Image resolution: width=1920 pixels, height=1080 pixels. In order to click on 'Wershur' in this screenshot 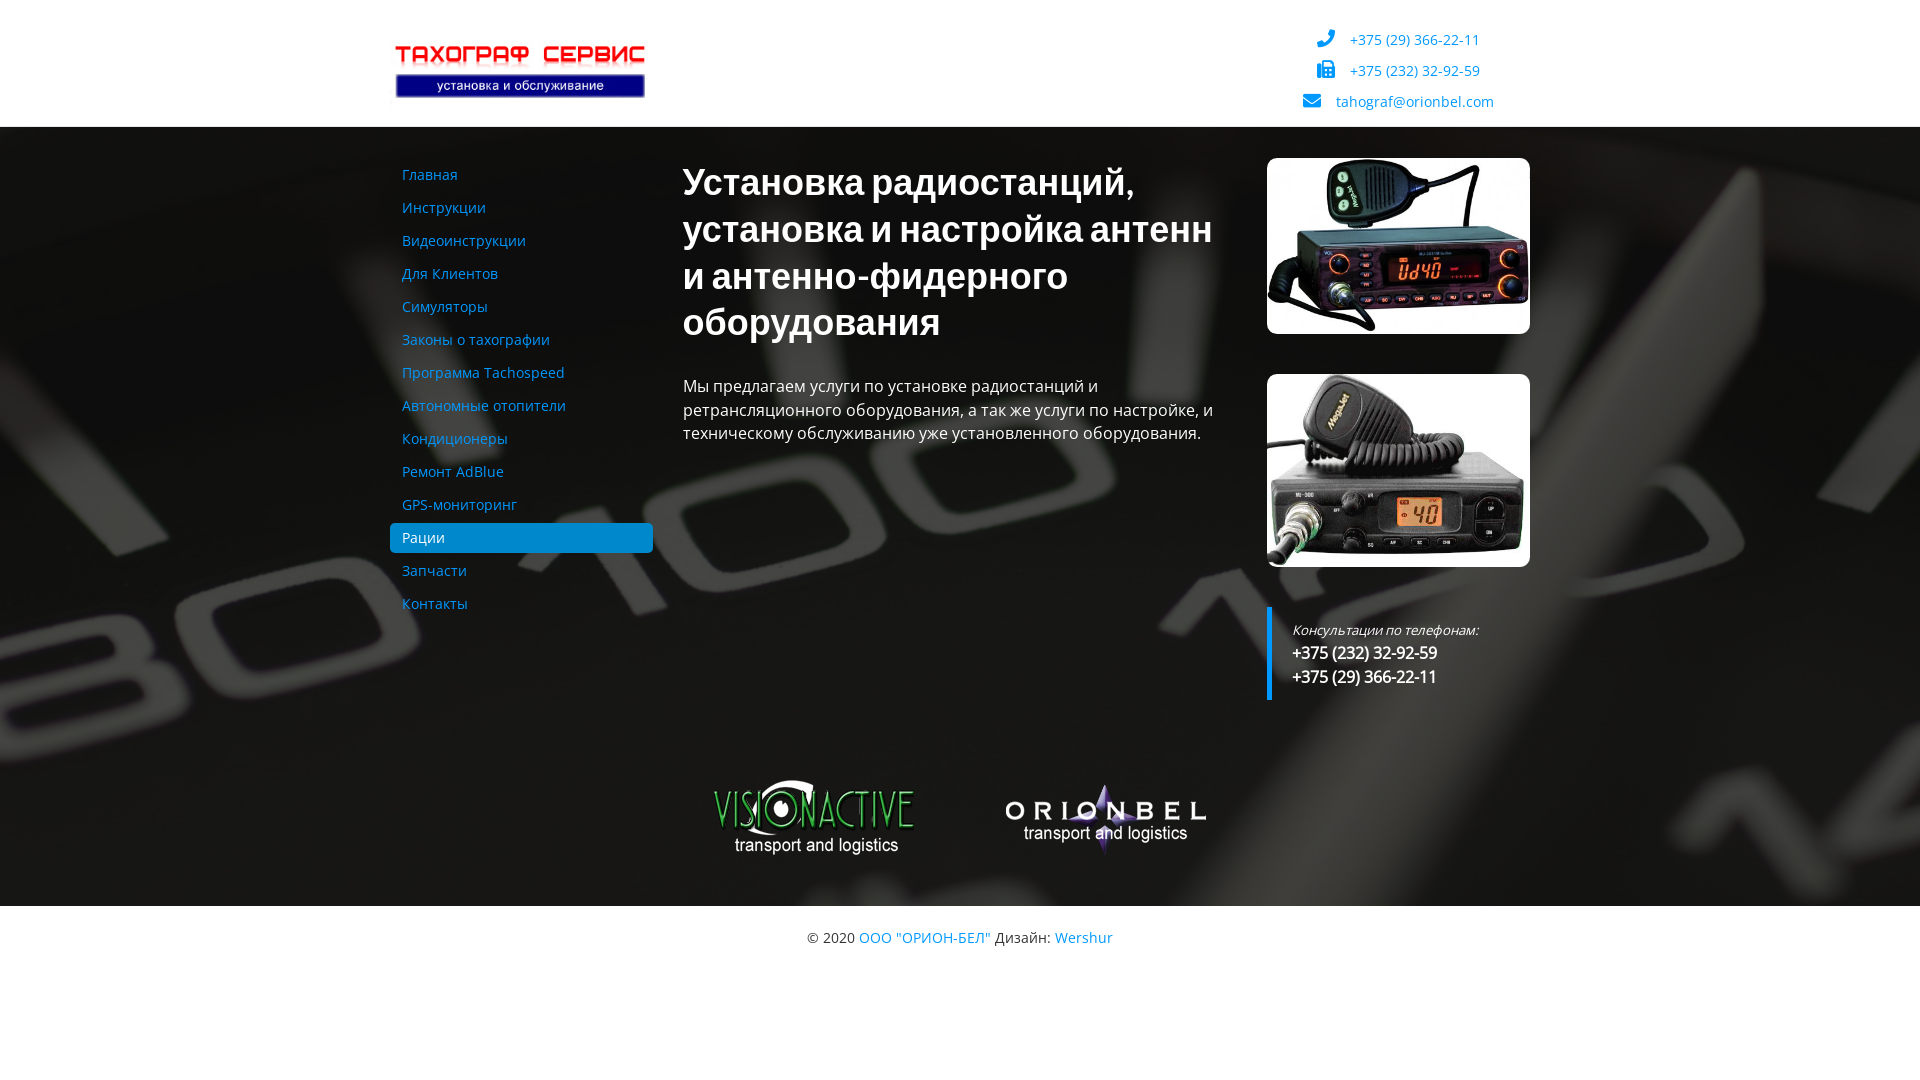, I will do `click(1083, 937)`.